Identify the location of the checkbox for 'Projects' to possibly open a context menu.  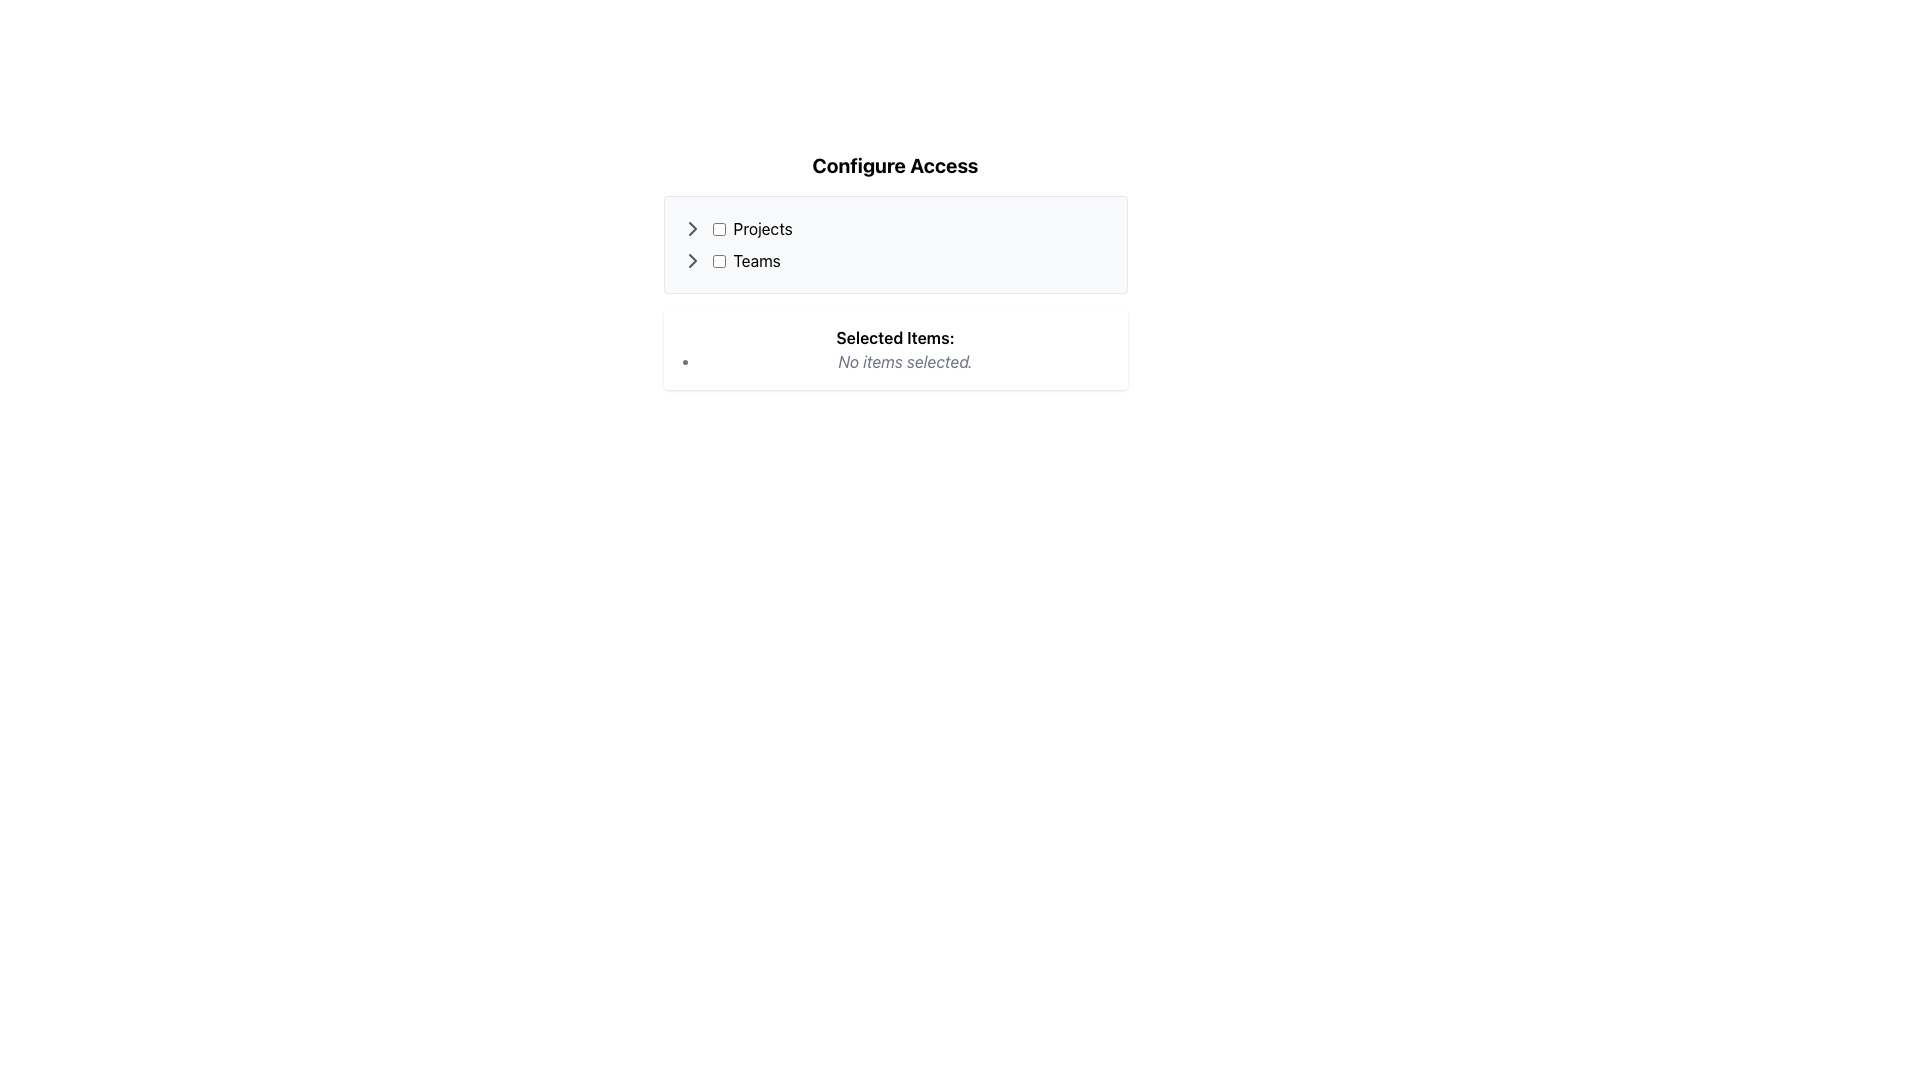
(719, 227).